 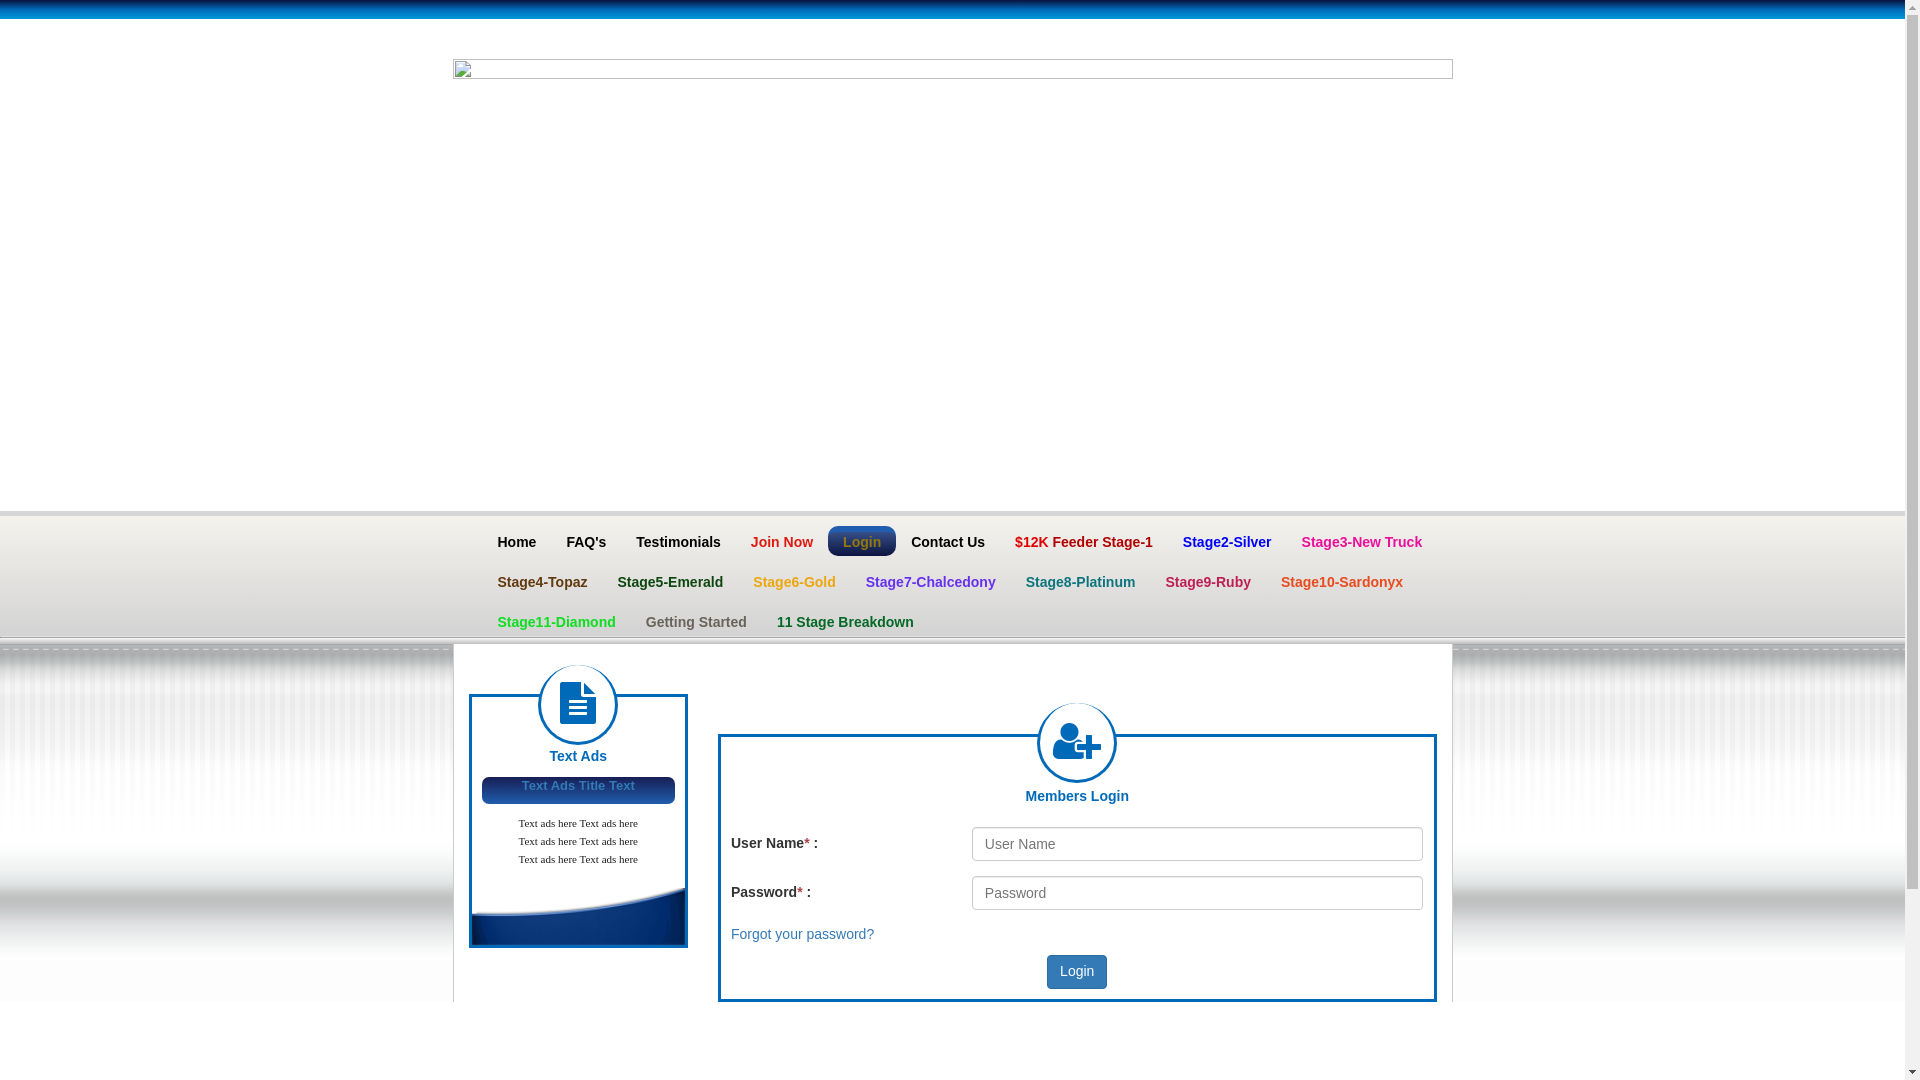 I want to click on 'Testimonials', so click(x=678, y=540).